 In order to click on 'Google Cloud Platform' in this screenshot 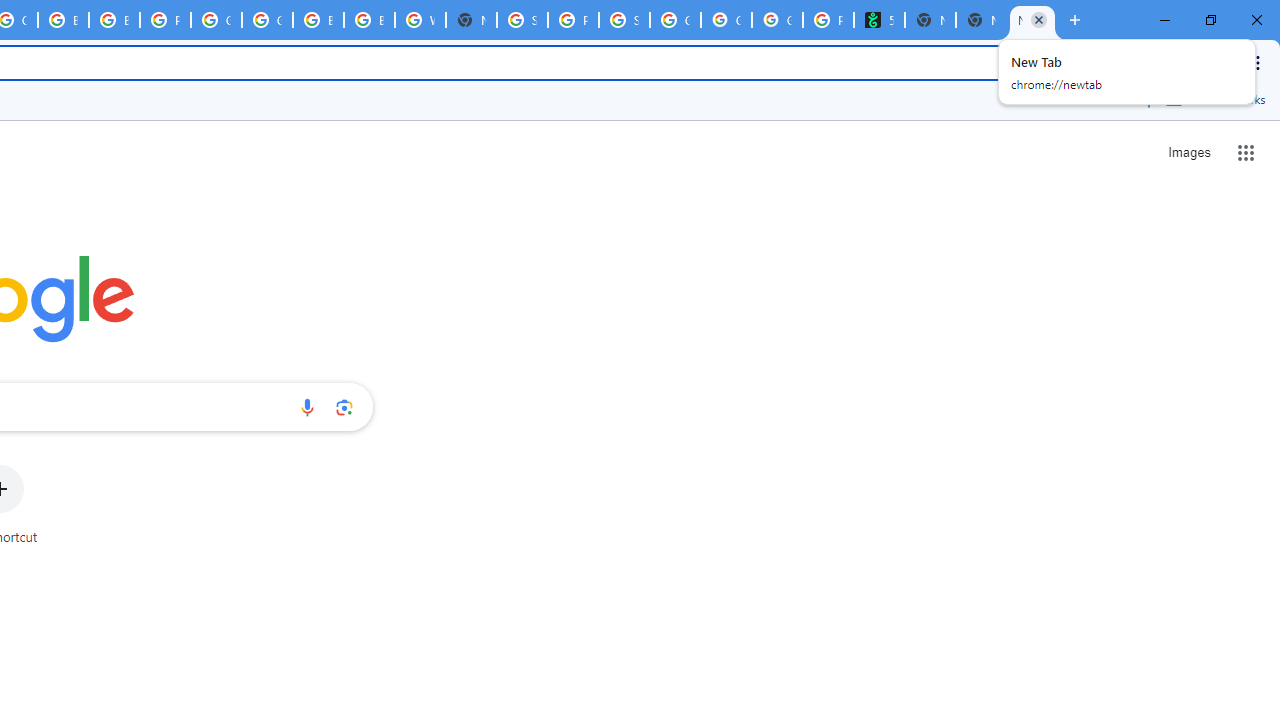, I will do `click(266, 20)`.